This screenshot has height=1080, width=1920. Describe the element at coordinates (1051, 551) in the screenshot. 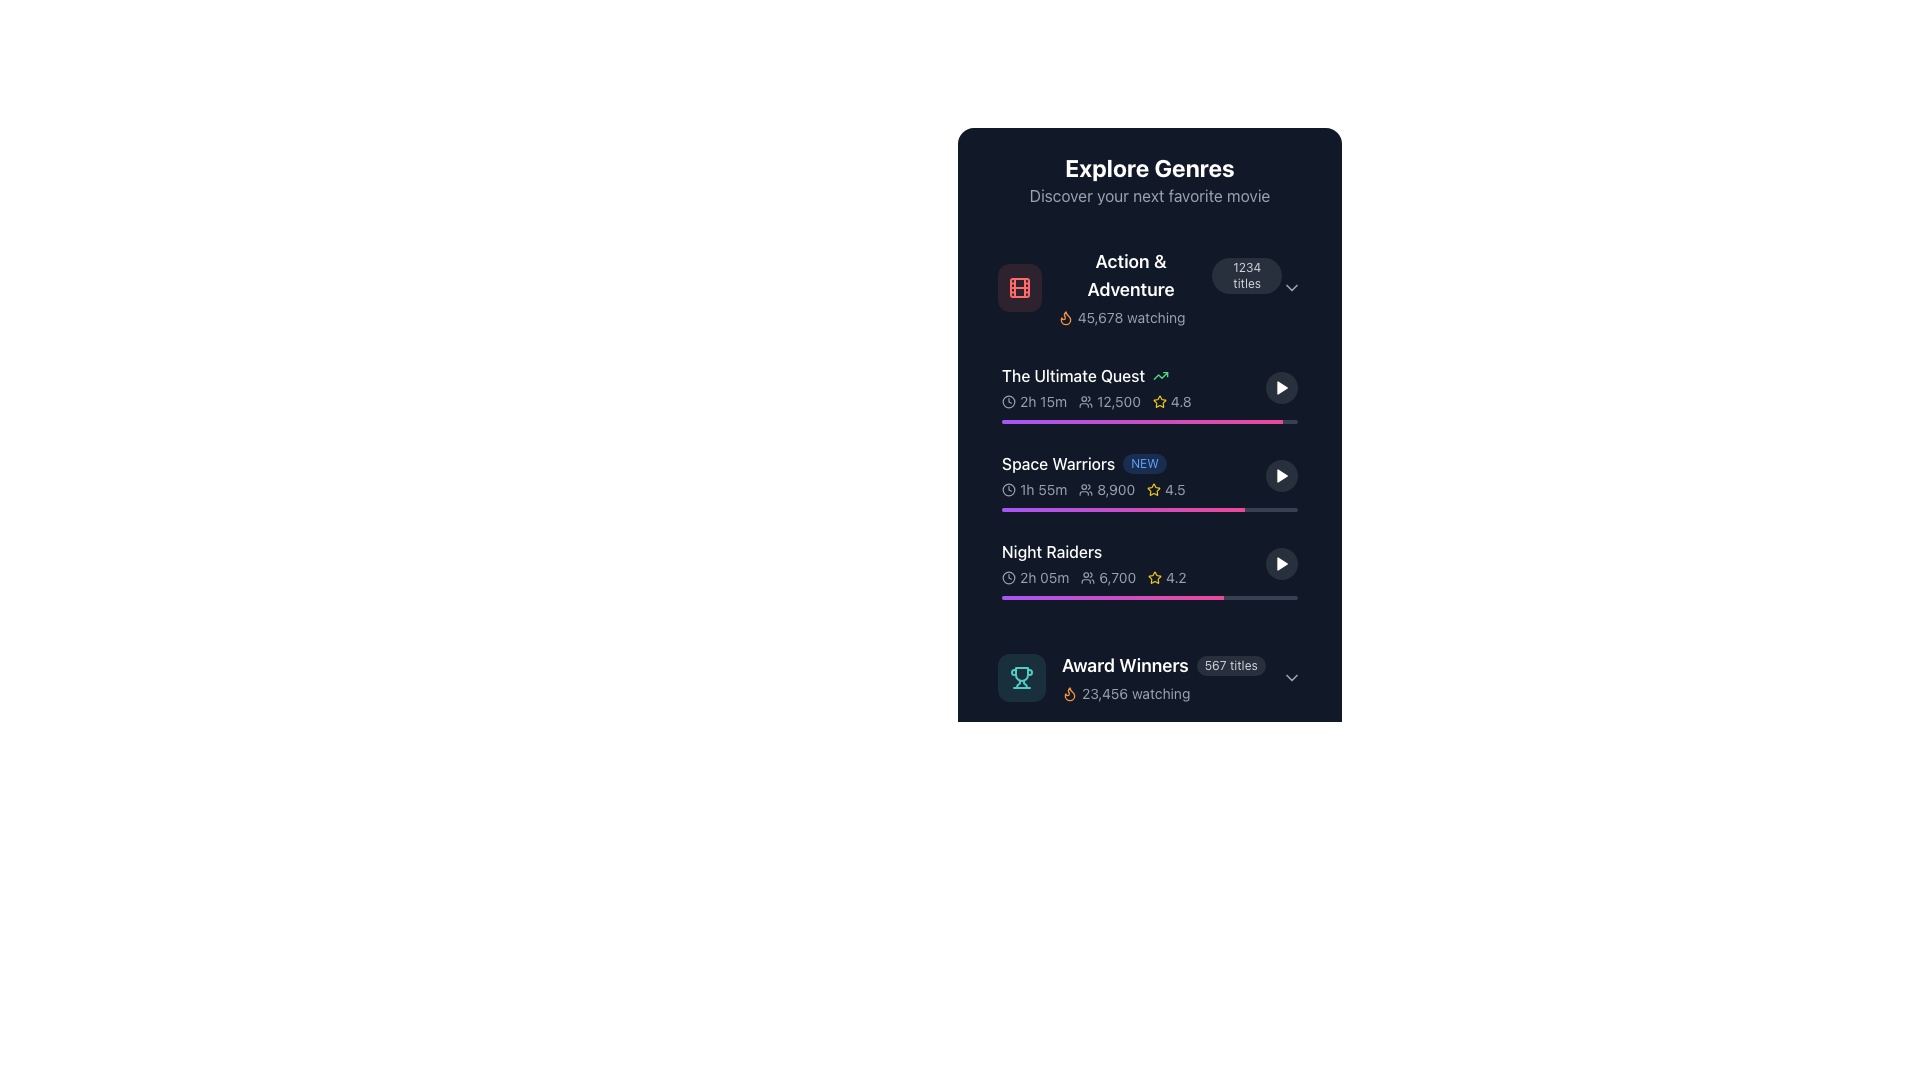

I see `the text label displaying the movie title 'Night Raiders', which is the third entry in the vertical list, located between 'Space Warriors' and its associated time and rating information` at that location.